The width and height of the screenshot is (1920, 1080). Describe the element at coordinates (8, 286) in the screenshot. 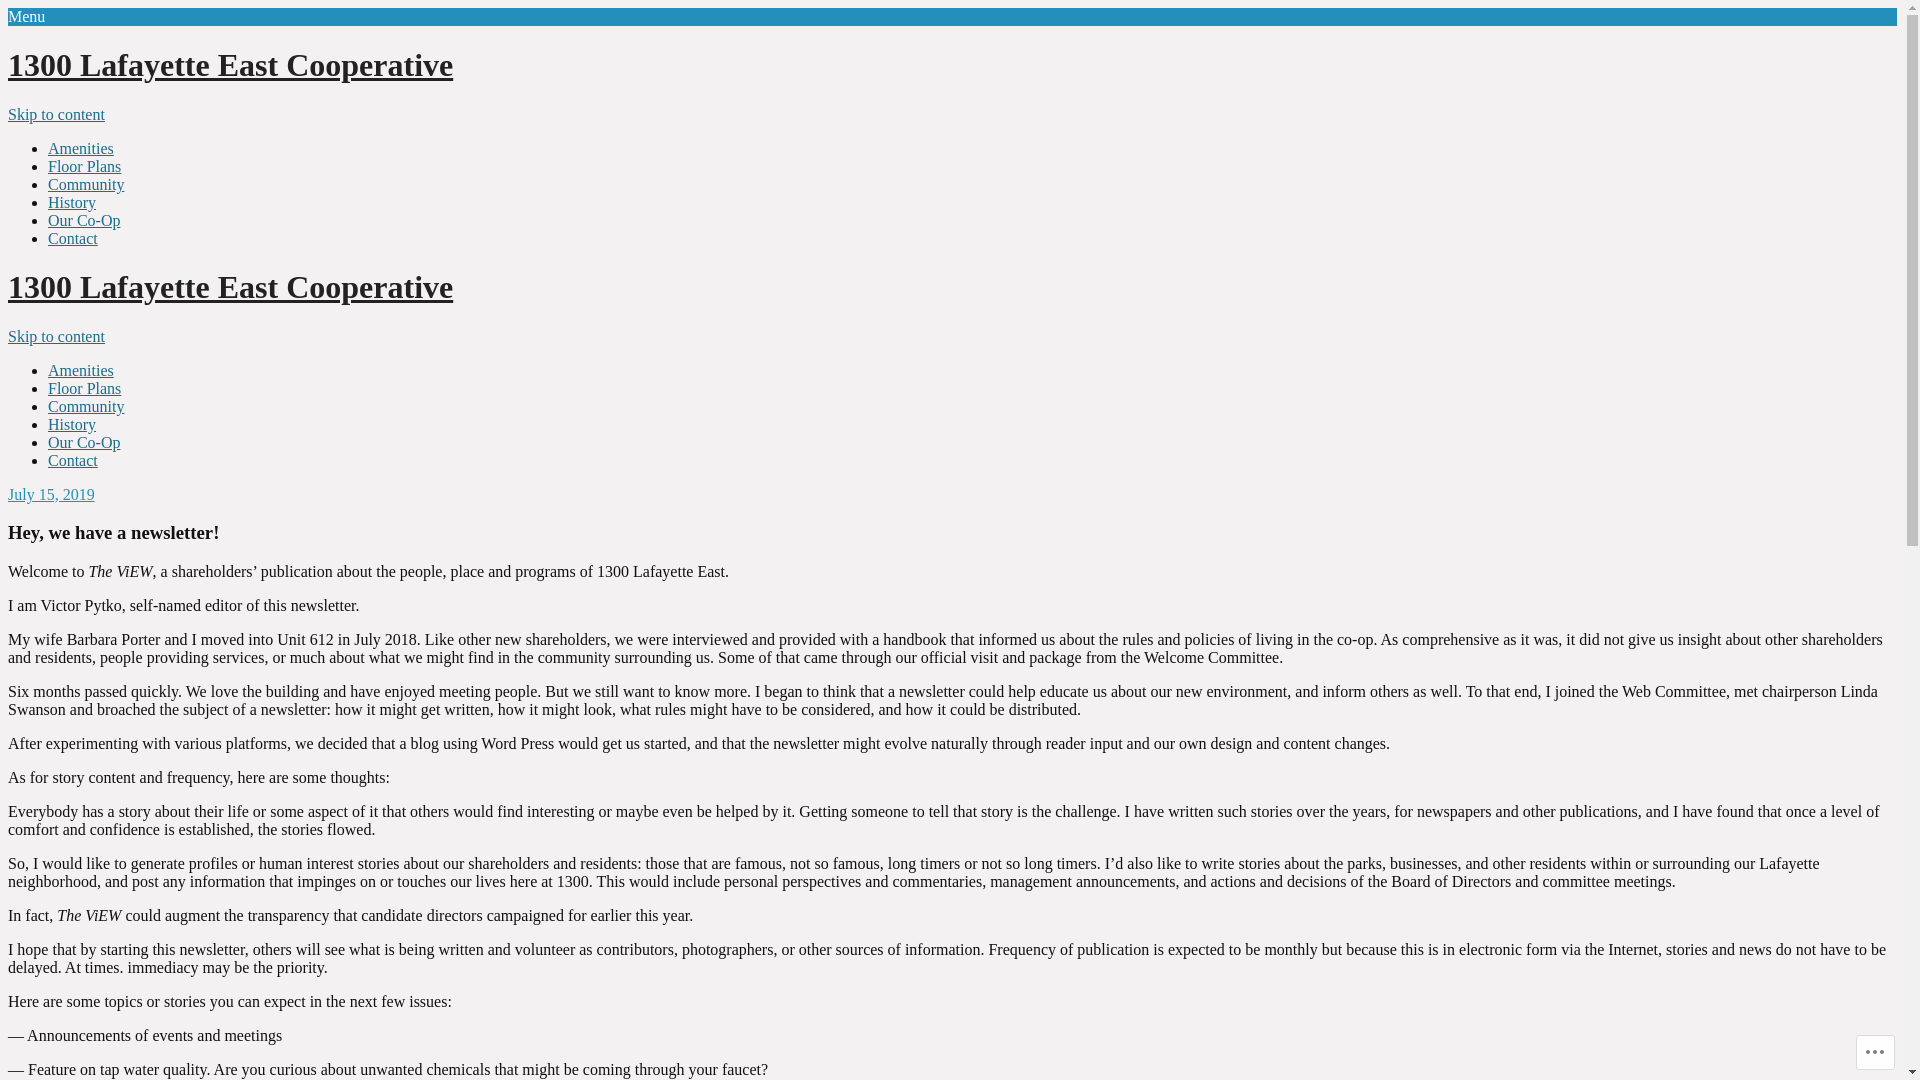

I see `'1300 Lafayette East Cooperative'` at that location.